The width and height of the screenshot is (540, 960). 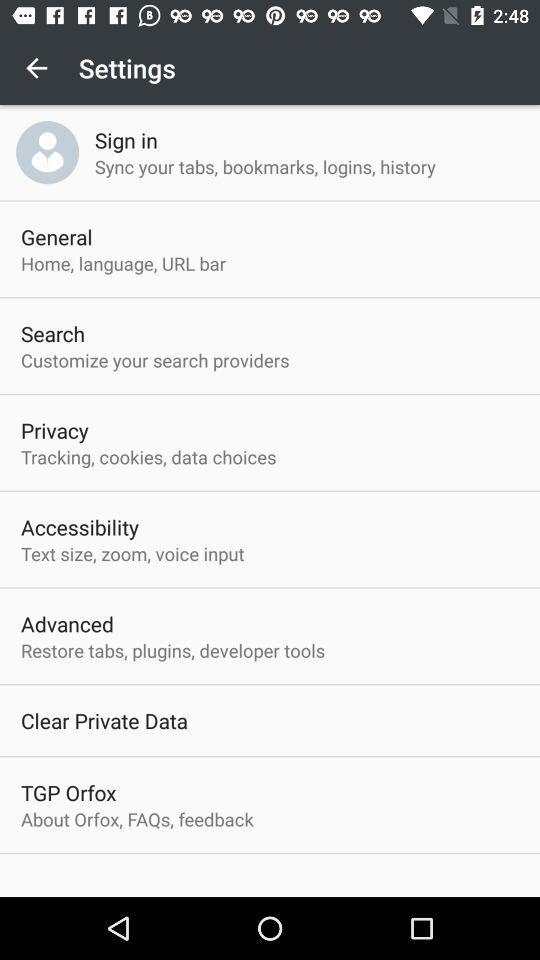 I want to click on clear private data app, so click(x=104, y=720).